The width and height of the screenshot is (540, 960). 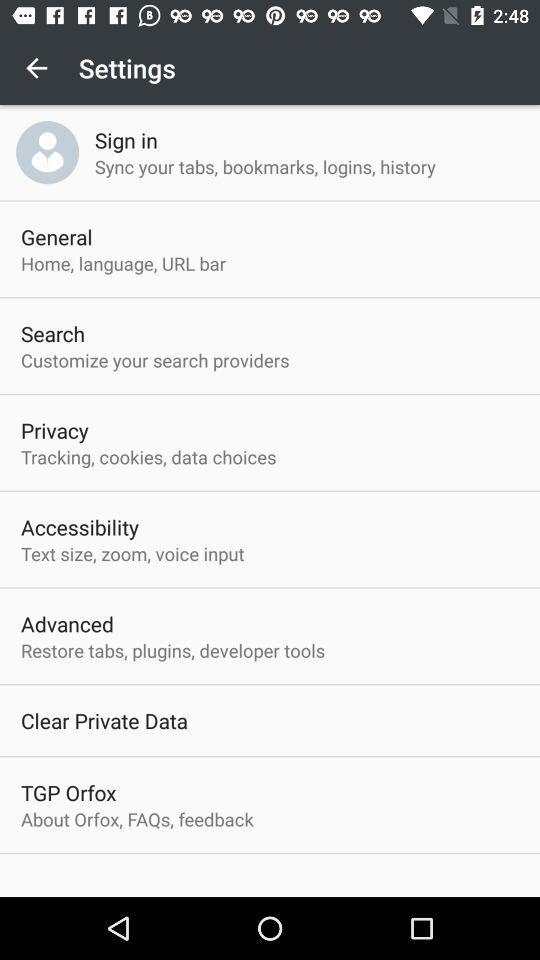 I want to click on clear private data app, so click(x=104, y=720).